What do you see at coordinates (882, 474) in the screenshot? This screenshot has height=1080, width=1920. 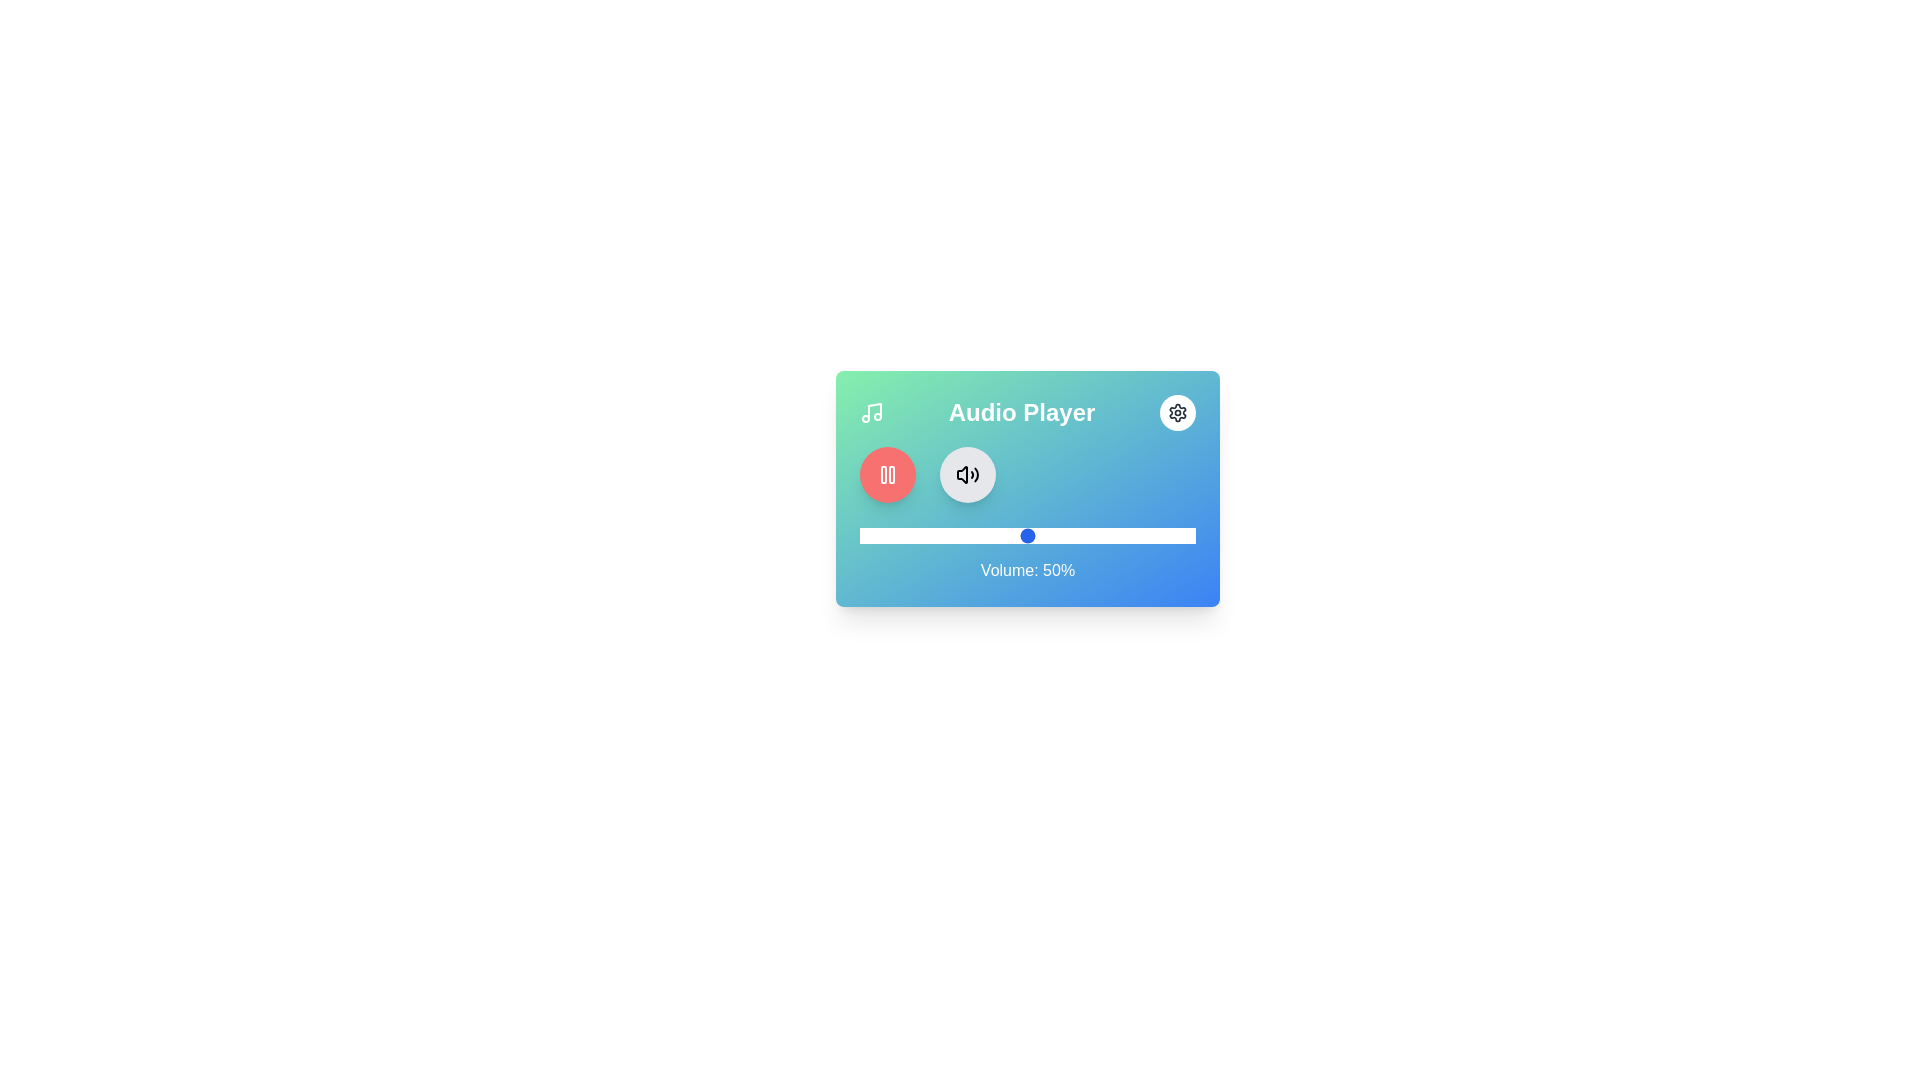 I see `the left vertical bar of the pause icon` at bounding box center [882, 474].